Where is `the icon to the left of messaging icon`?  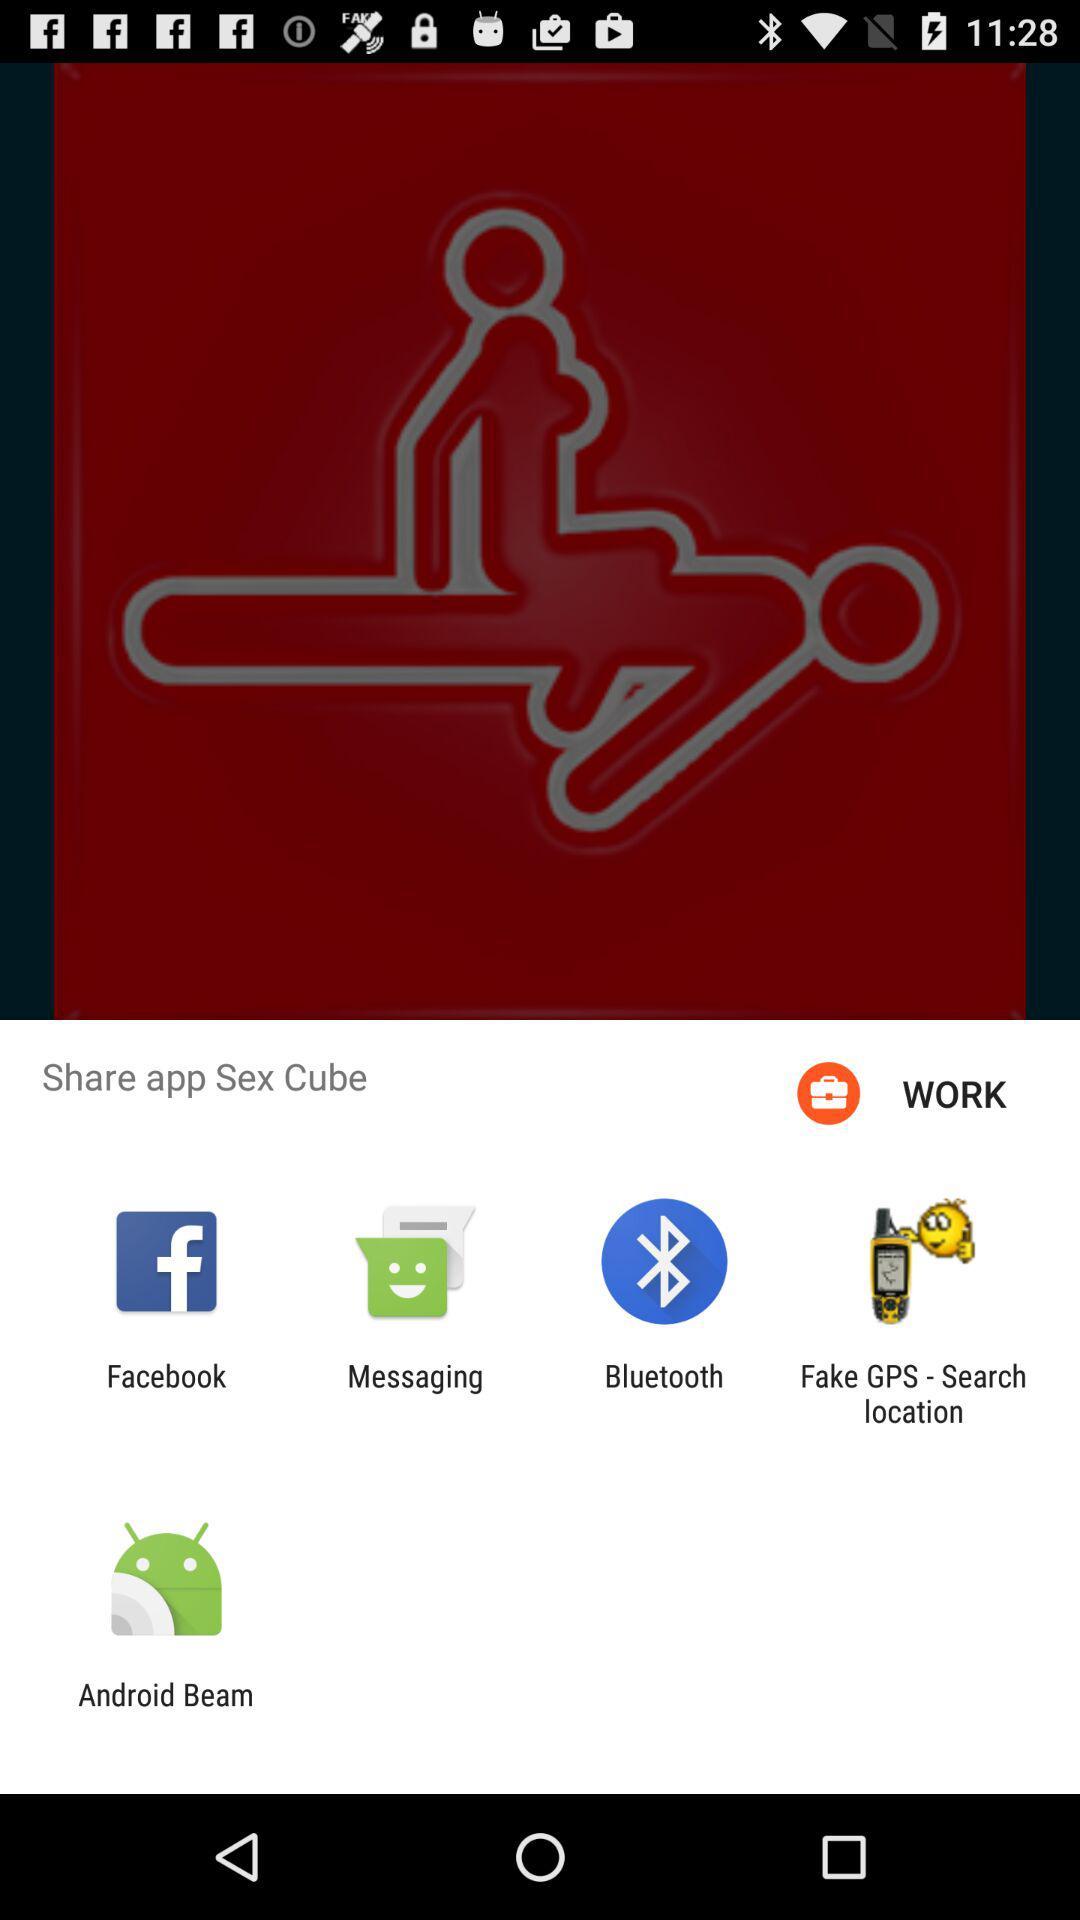 the icon to the left of messaging icon is located at coordinates (165, 1392).